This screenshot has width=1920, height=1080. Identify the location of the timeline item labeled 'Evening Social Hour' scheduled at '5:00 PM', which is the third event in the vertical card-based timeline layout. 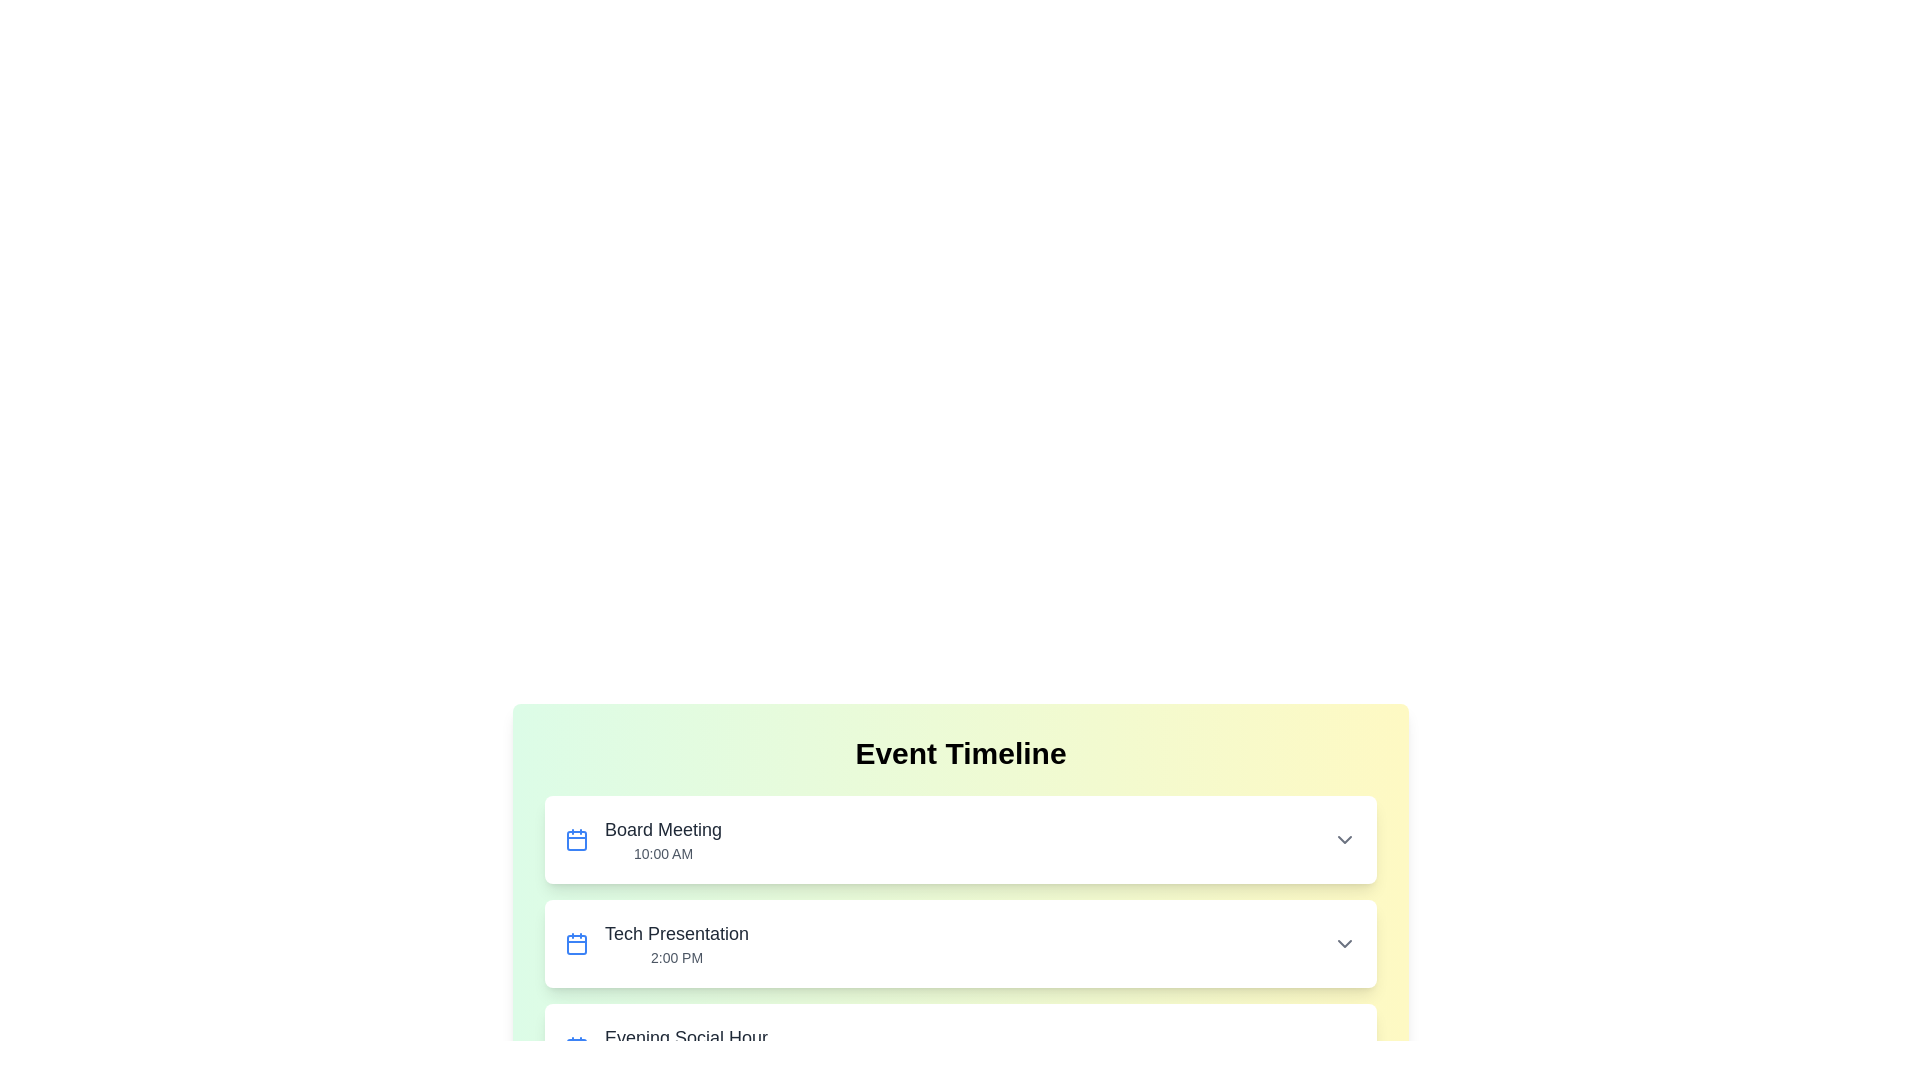
(686, 1047).